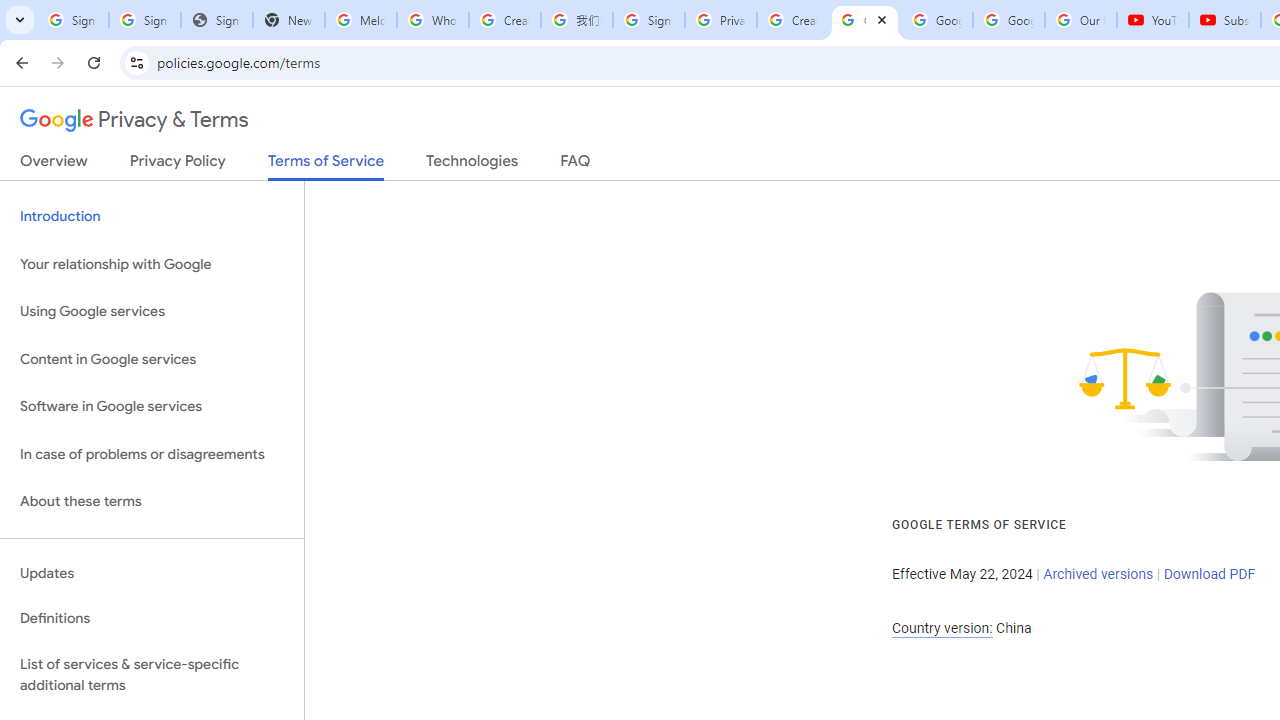 This screenshot has width=1280, height=720. Describe the element at coordinates (177, 164) in the screenshot. I see `'Privacy Policy'` at that location.